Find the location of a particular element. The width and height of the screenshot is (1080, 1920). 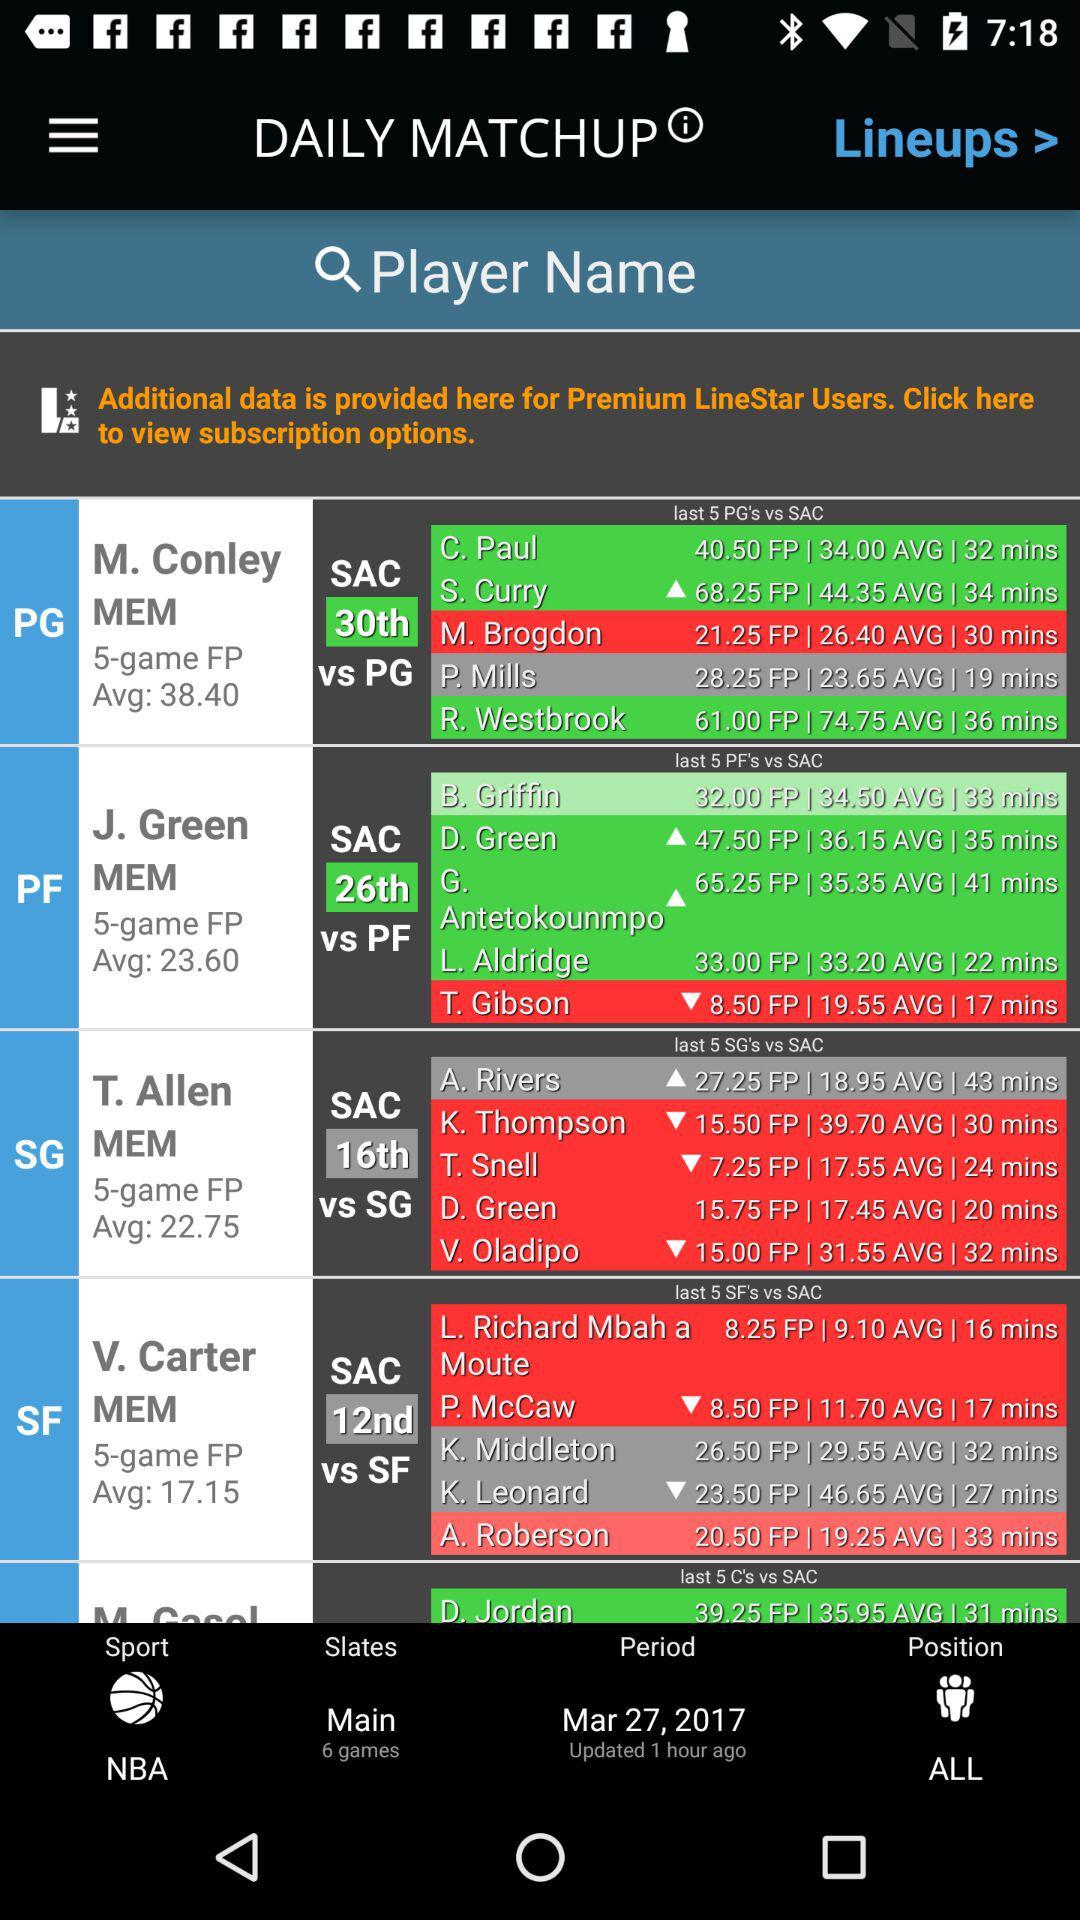

item next to daily matchup is located at coordinates (72, 135).